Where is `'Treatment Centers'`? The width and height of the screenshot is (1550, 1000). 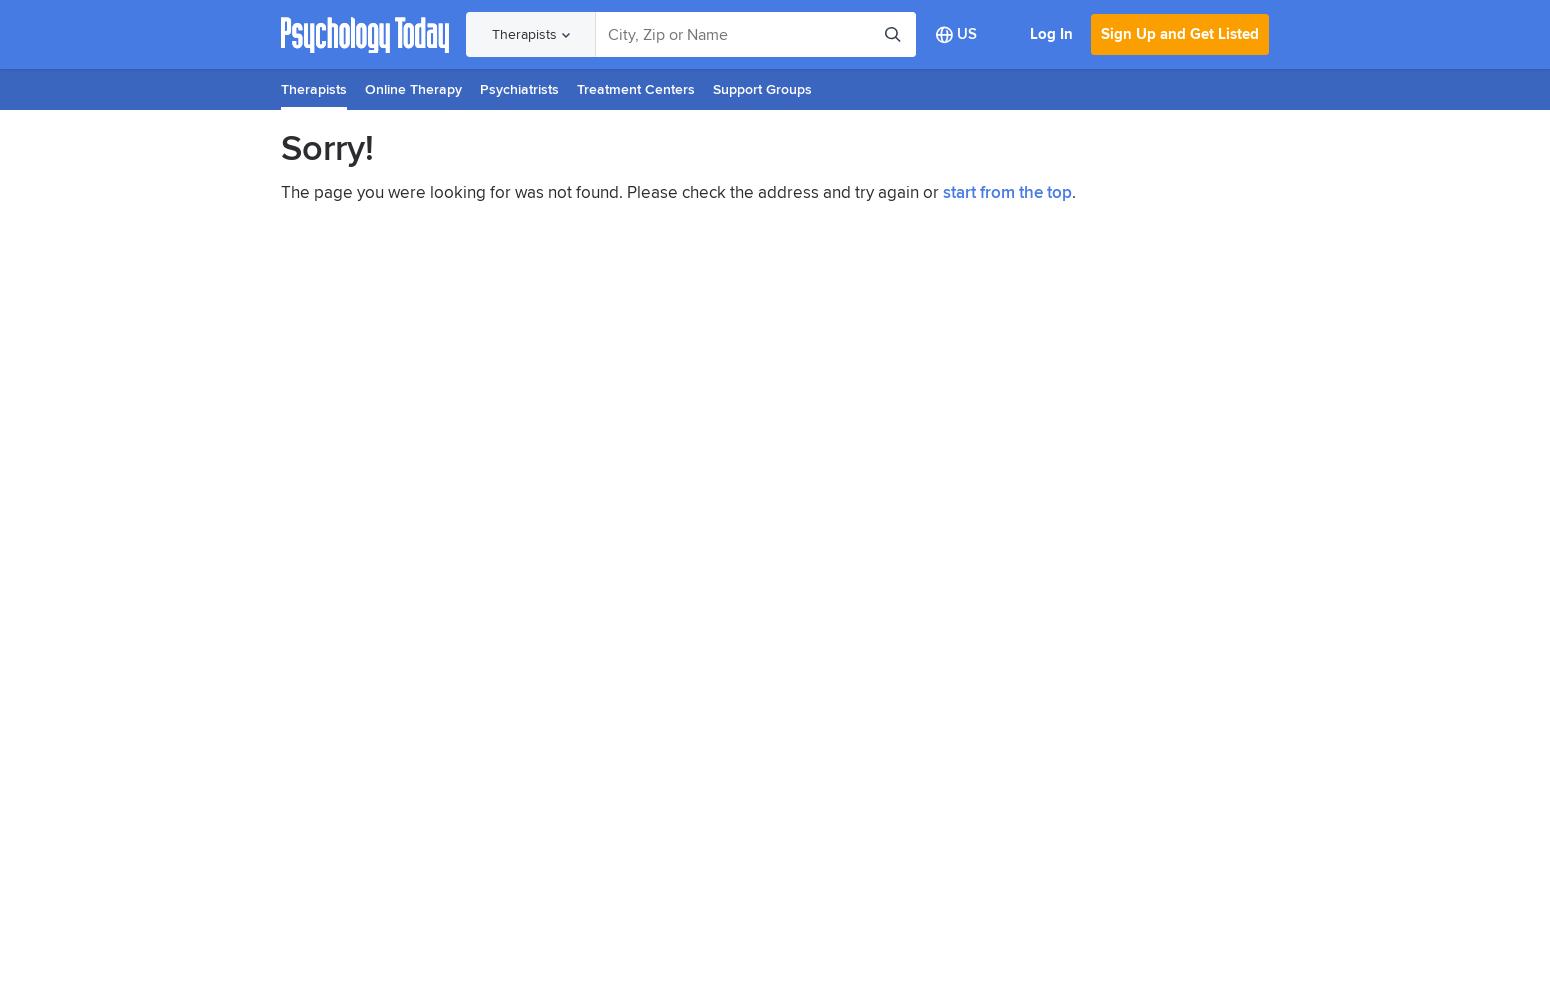
'Treatment Centers' is located at coordinates (634, 88).